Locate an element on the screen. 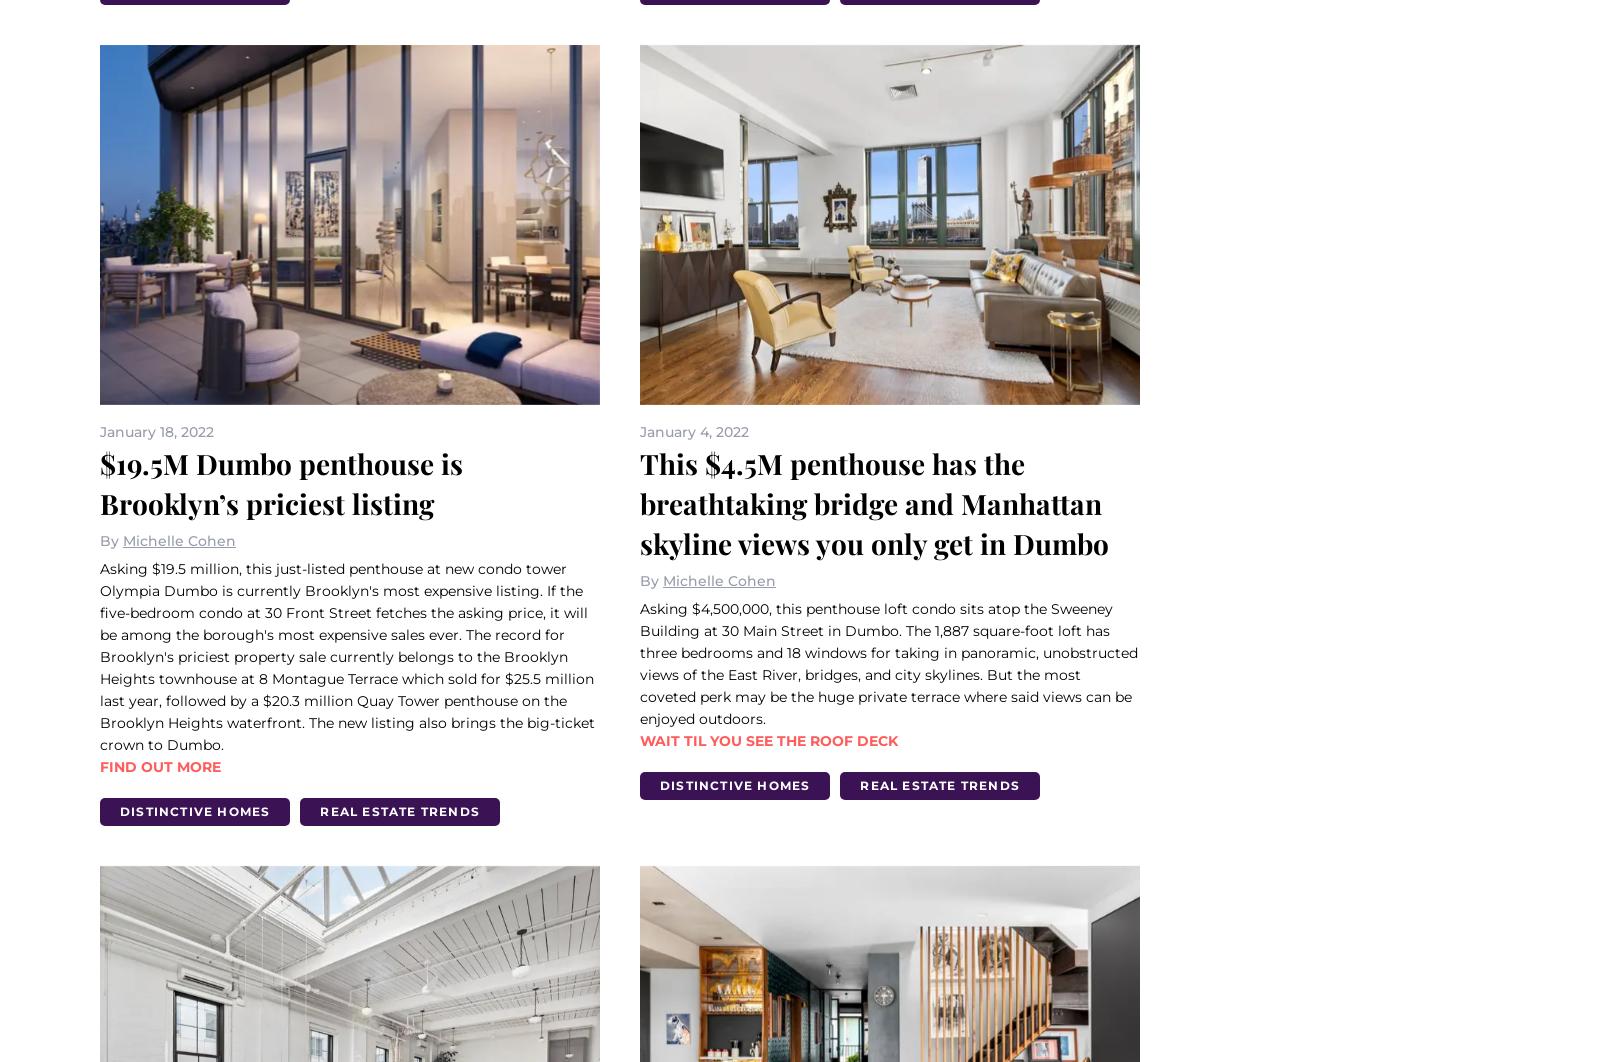 The height and width of the screenshot is (1062, 1600). 'Find out more' is located at coordinates (159, 766).